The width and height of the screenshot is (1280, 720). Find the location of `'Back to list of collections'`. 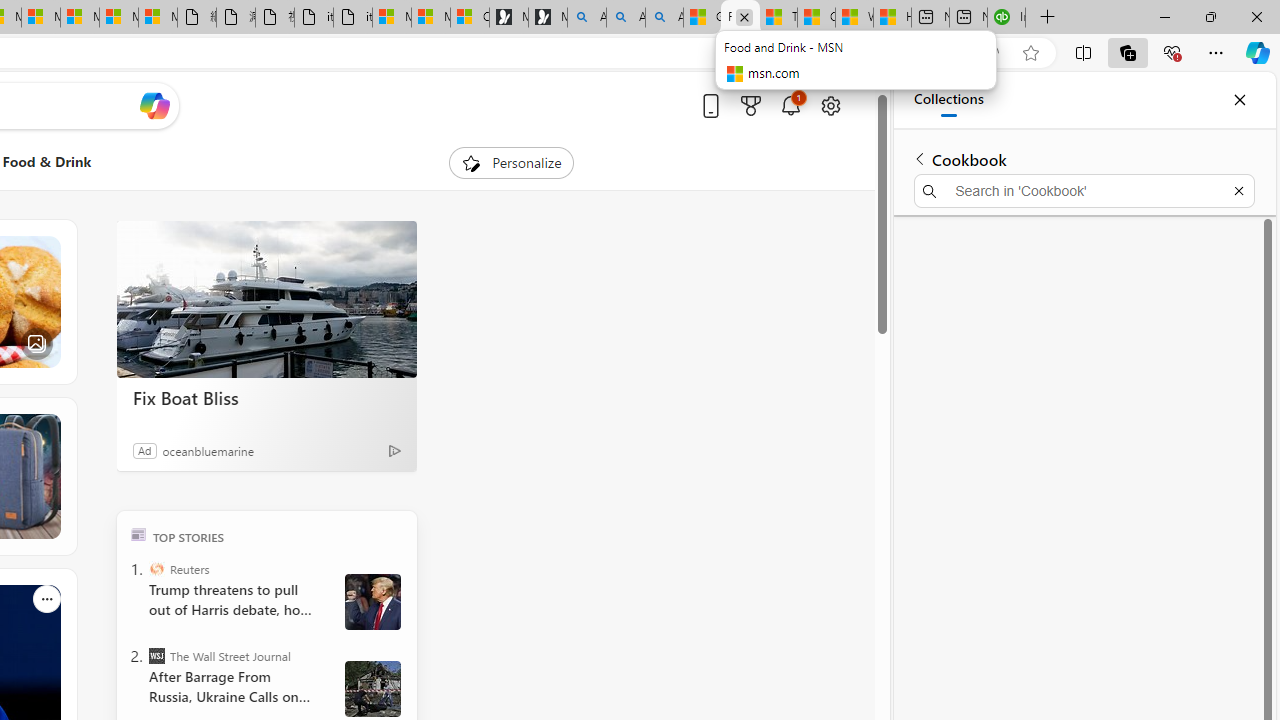

'Back to list of collections' is located at coordinates (919, 158).